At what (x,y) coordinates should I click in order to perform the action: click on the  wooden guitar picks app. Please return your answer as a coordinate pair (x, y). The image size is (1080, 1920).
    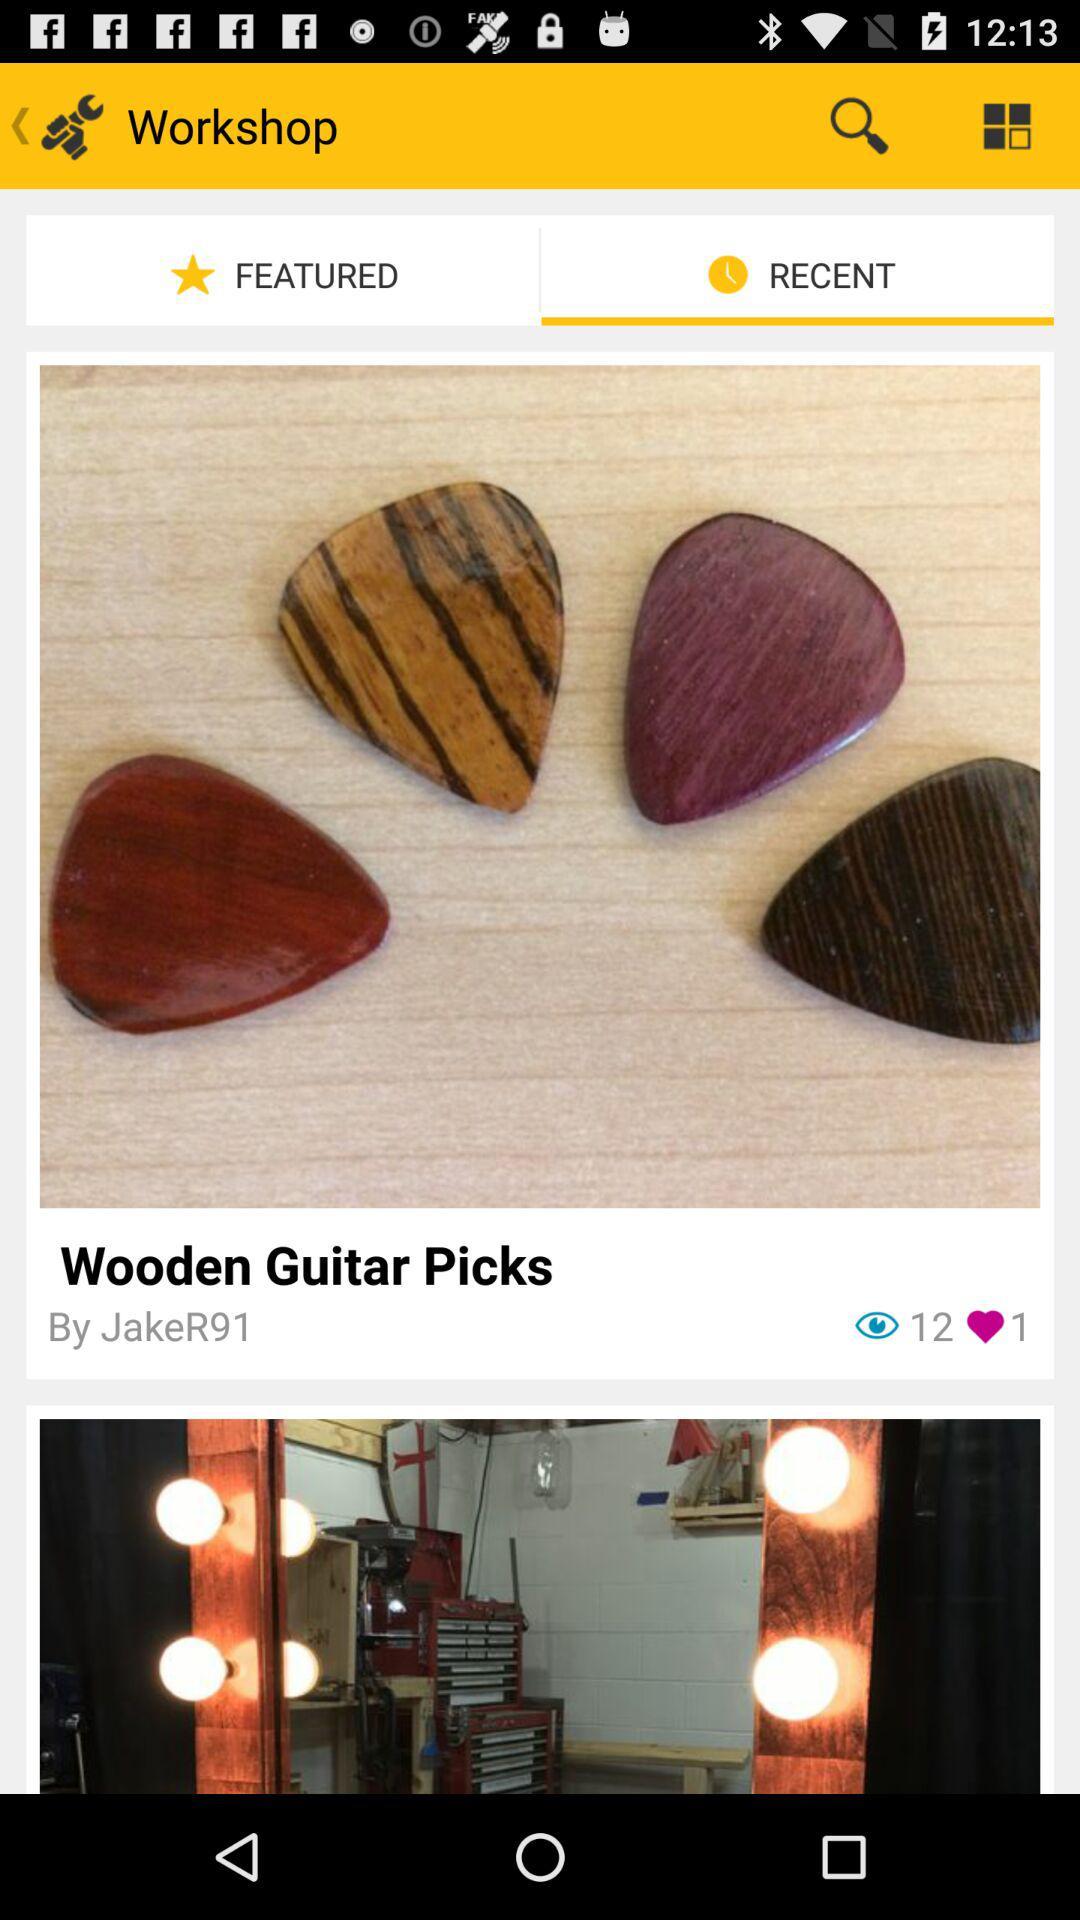
    Looking at the image, I should click on (538, 1263).